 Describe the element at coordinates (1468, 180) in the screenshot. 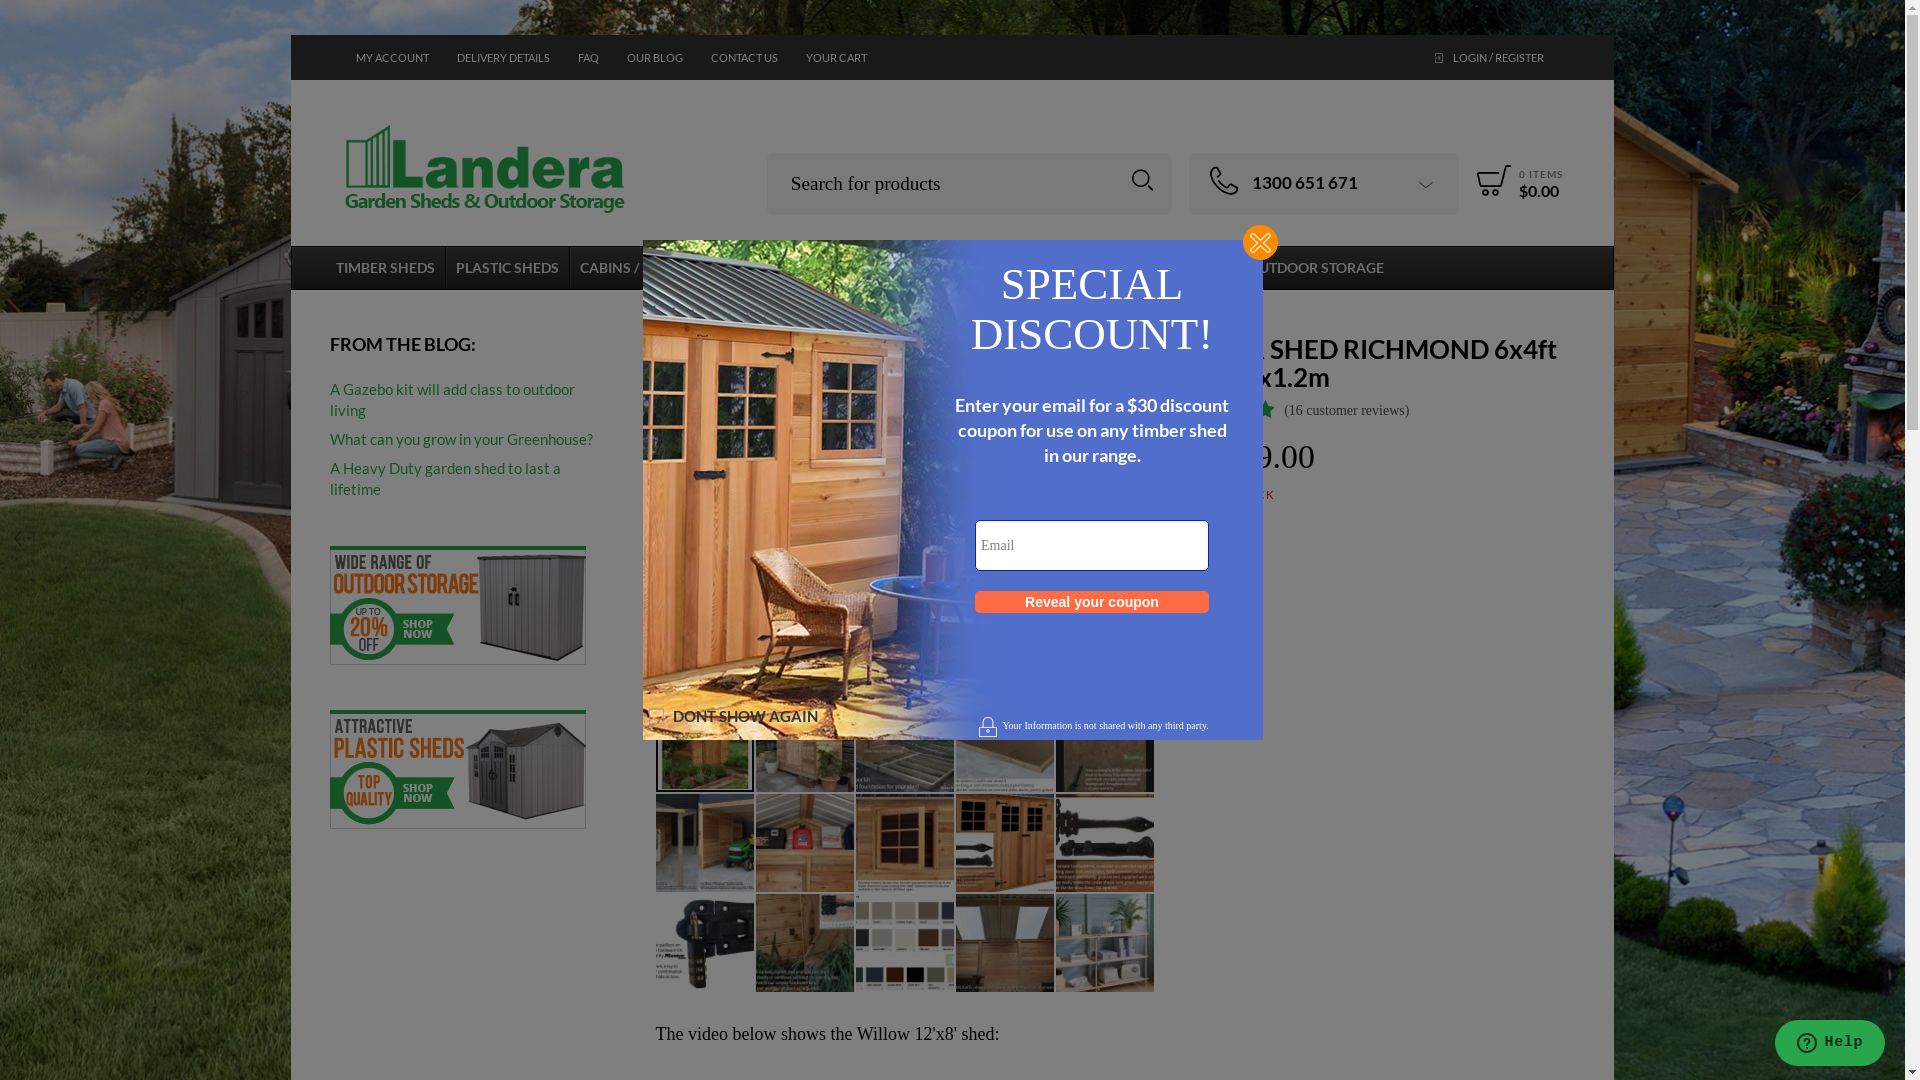

I see `'0 ITEMS` at that location.